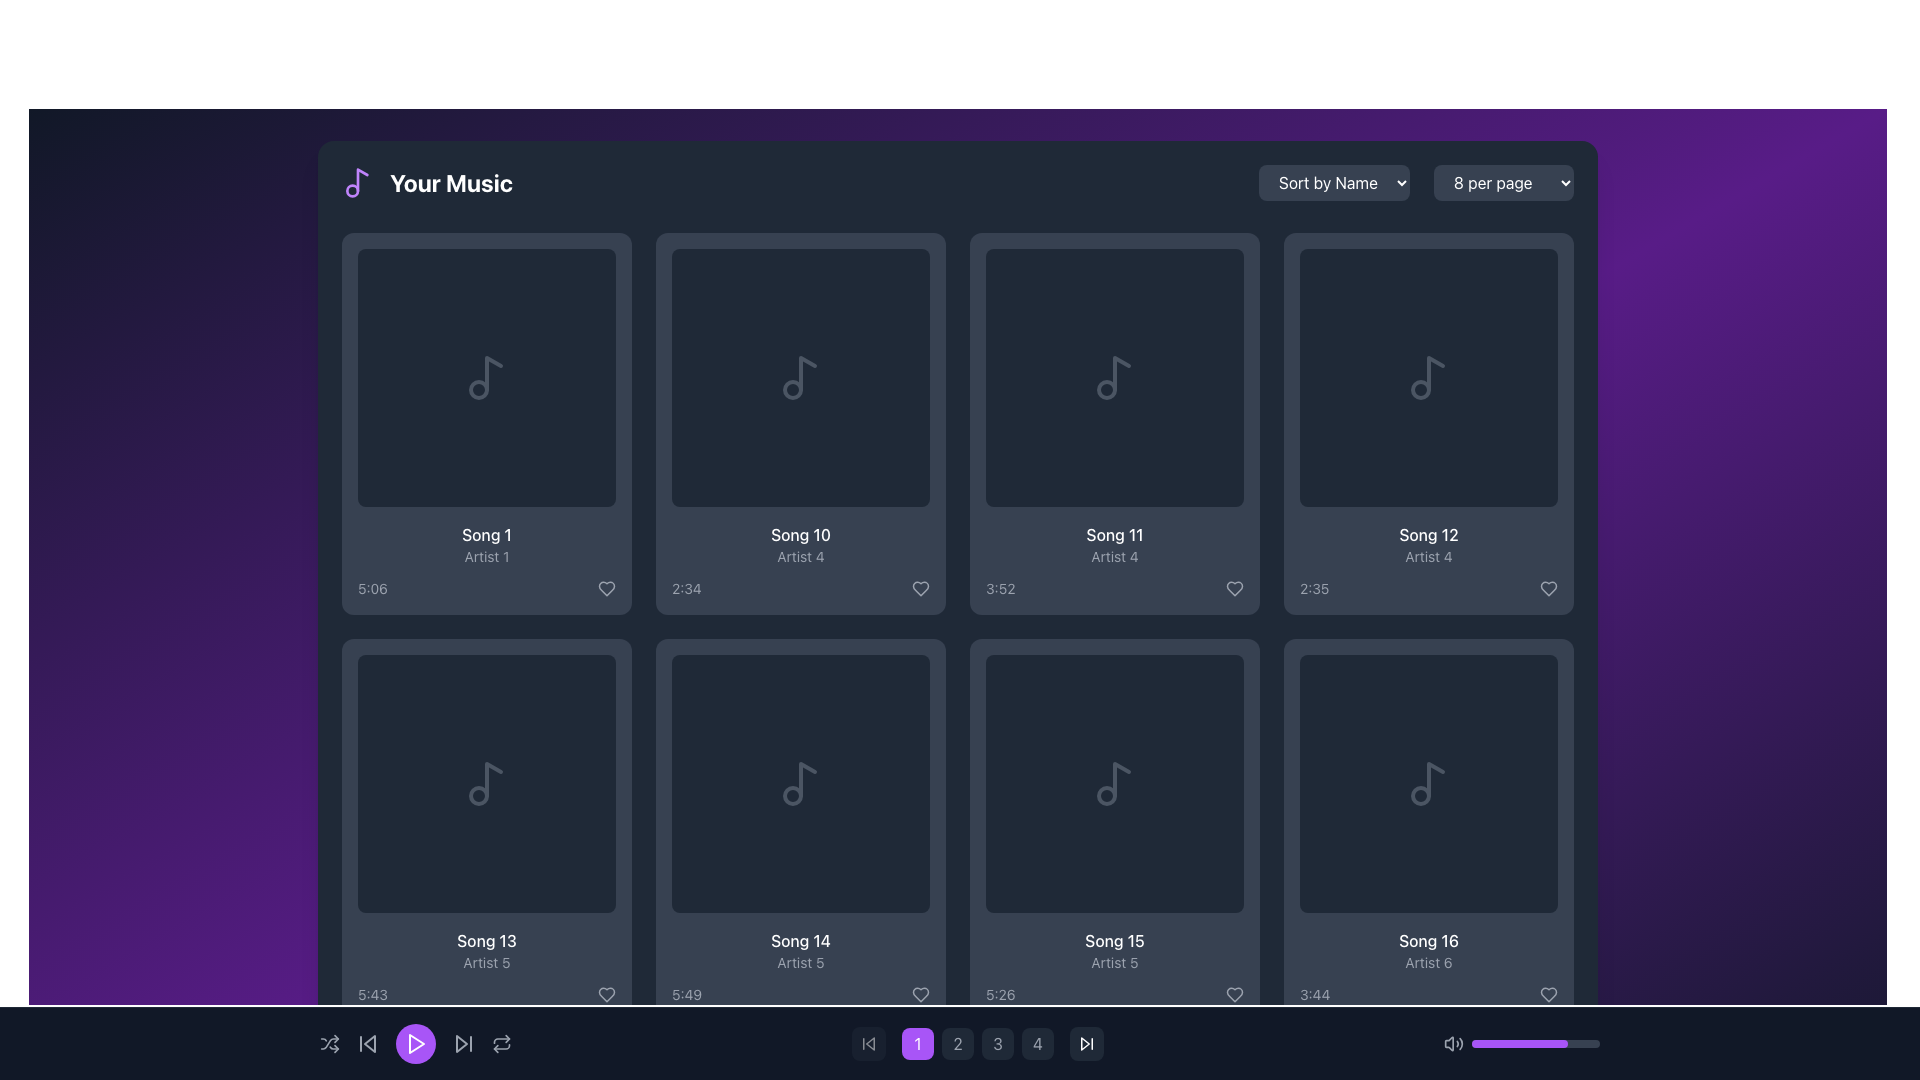 Image resolution: width=1920 pixels, height=1080 pixels. Describe the element at coordinates (1113, 534) in the screenshot. I see `the text label displaying 'Song 11', which is styled in white font and located at the bottom of the third card in the first row of the grid layout` at that location.